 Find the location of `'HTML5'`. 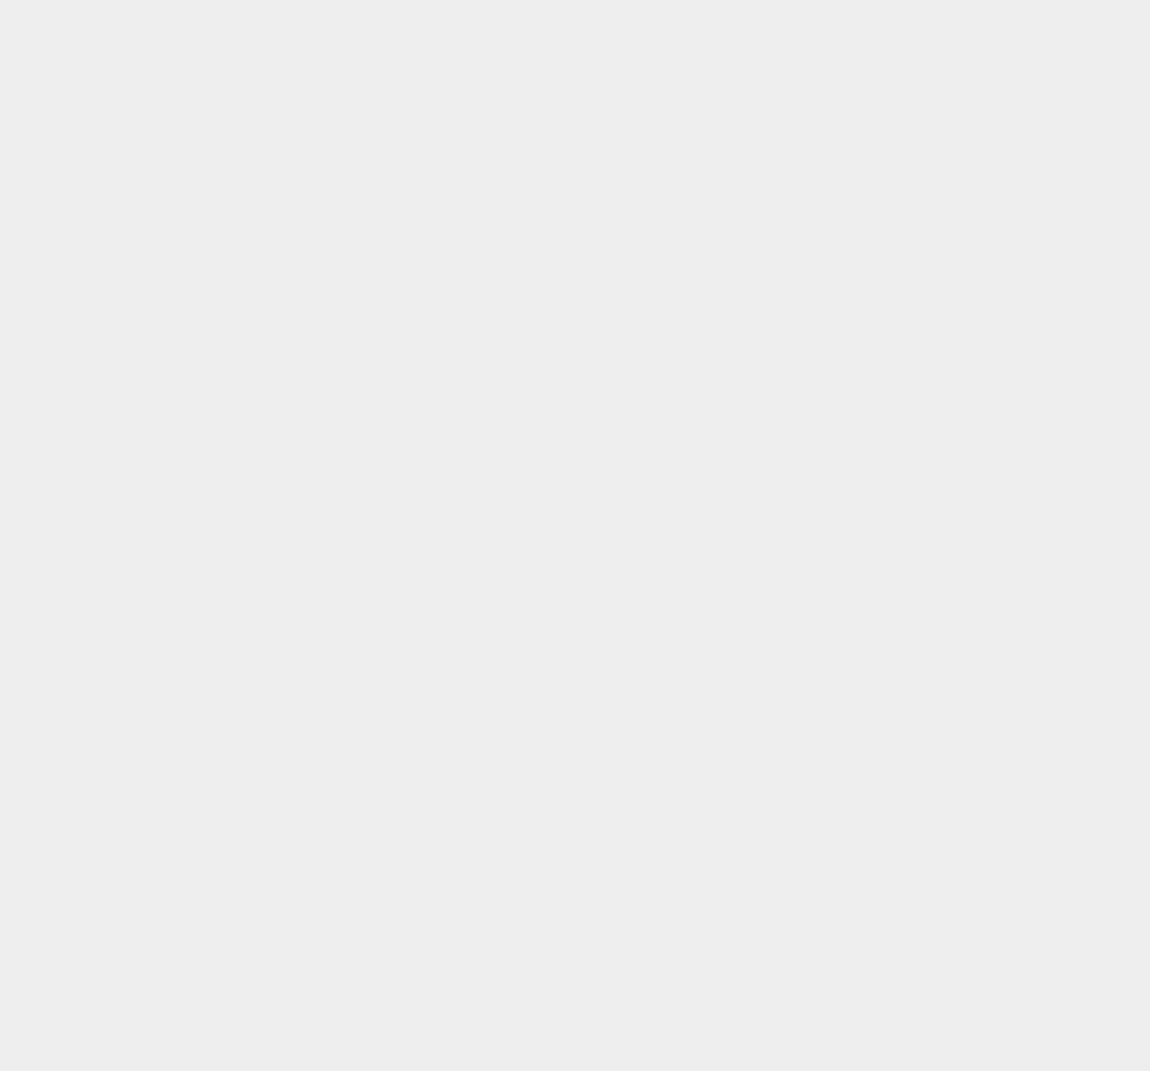

'HTML5' is located at coordinates (835, 651).